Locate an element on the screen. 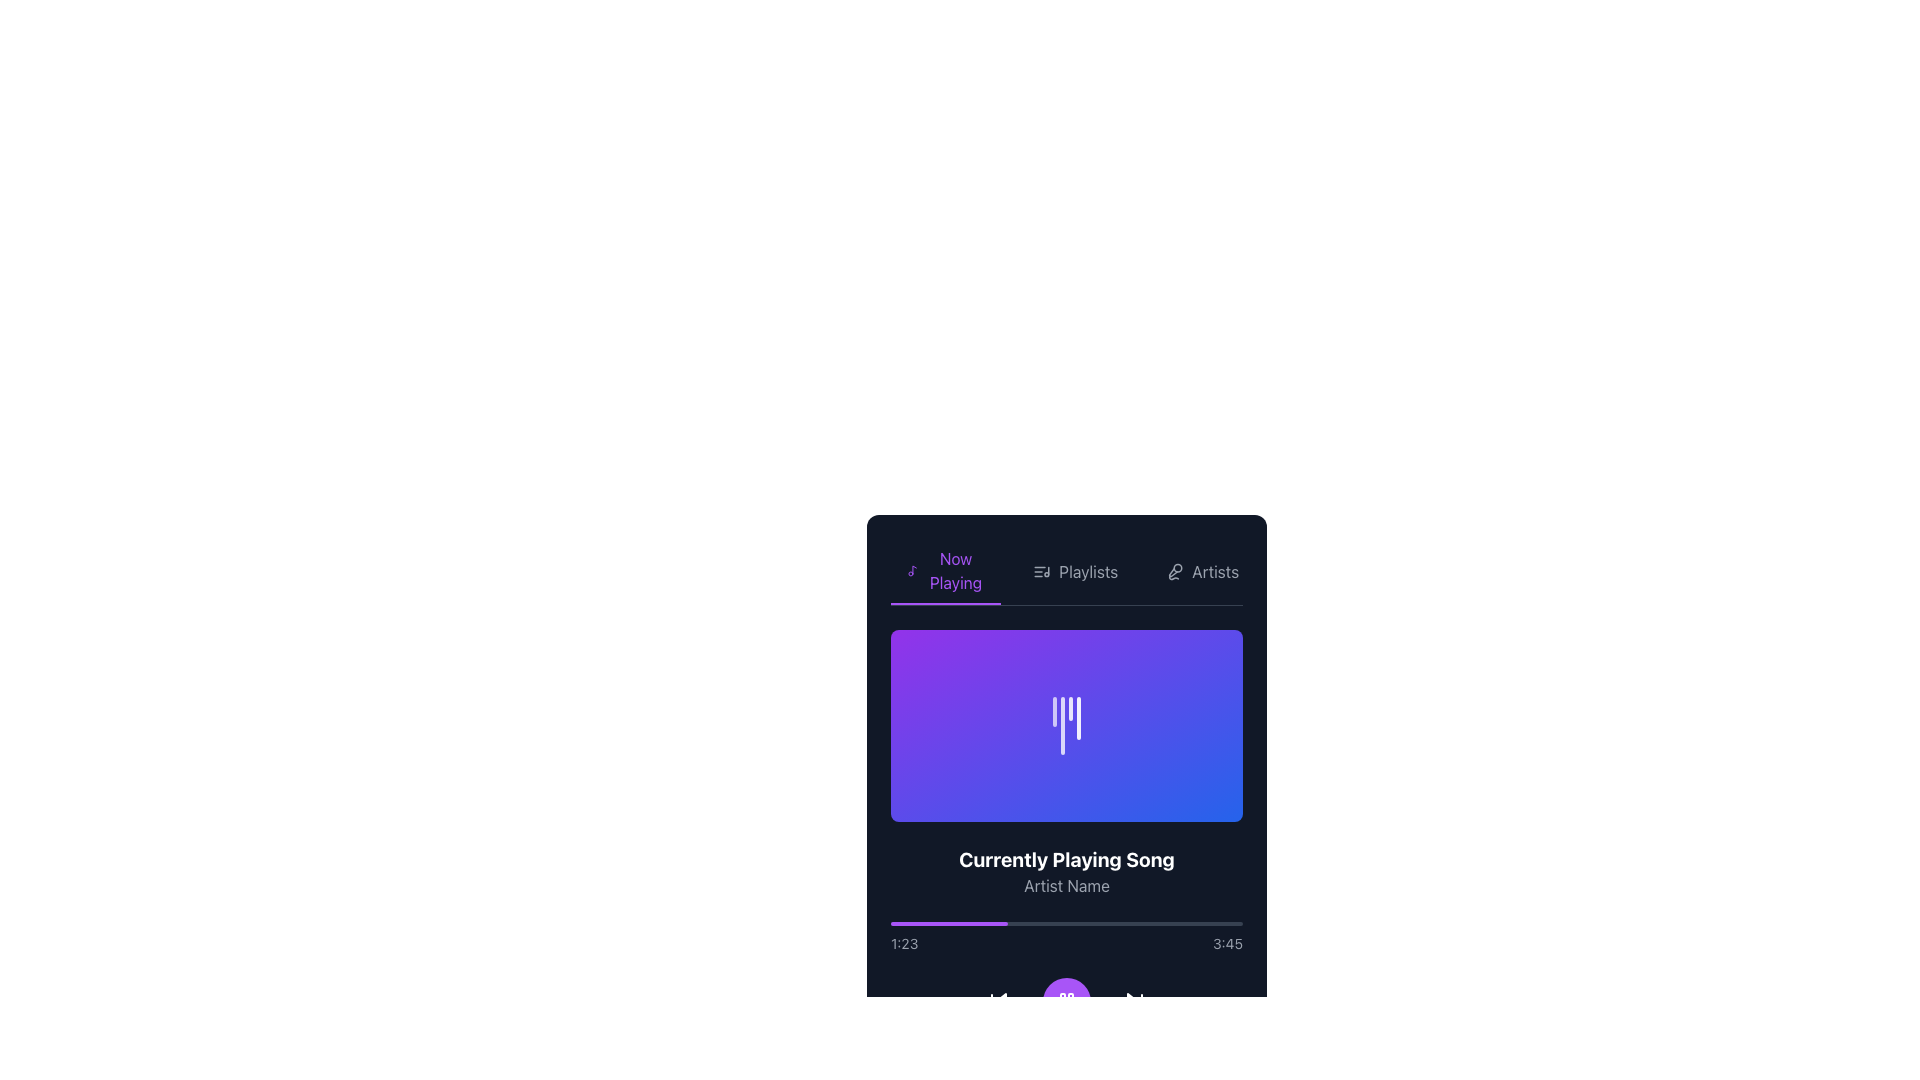  the left-most animated bar in the audio visualization section above the text 'Currently Playing Song' is located at coordinates (1054, 709).